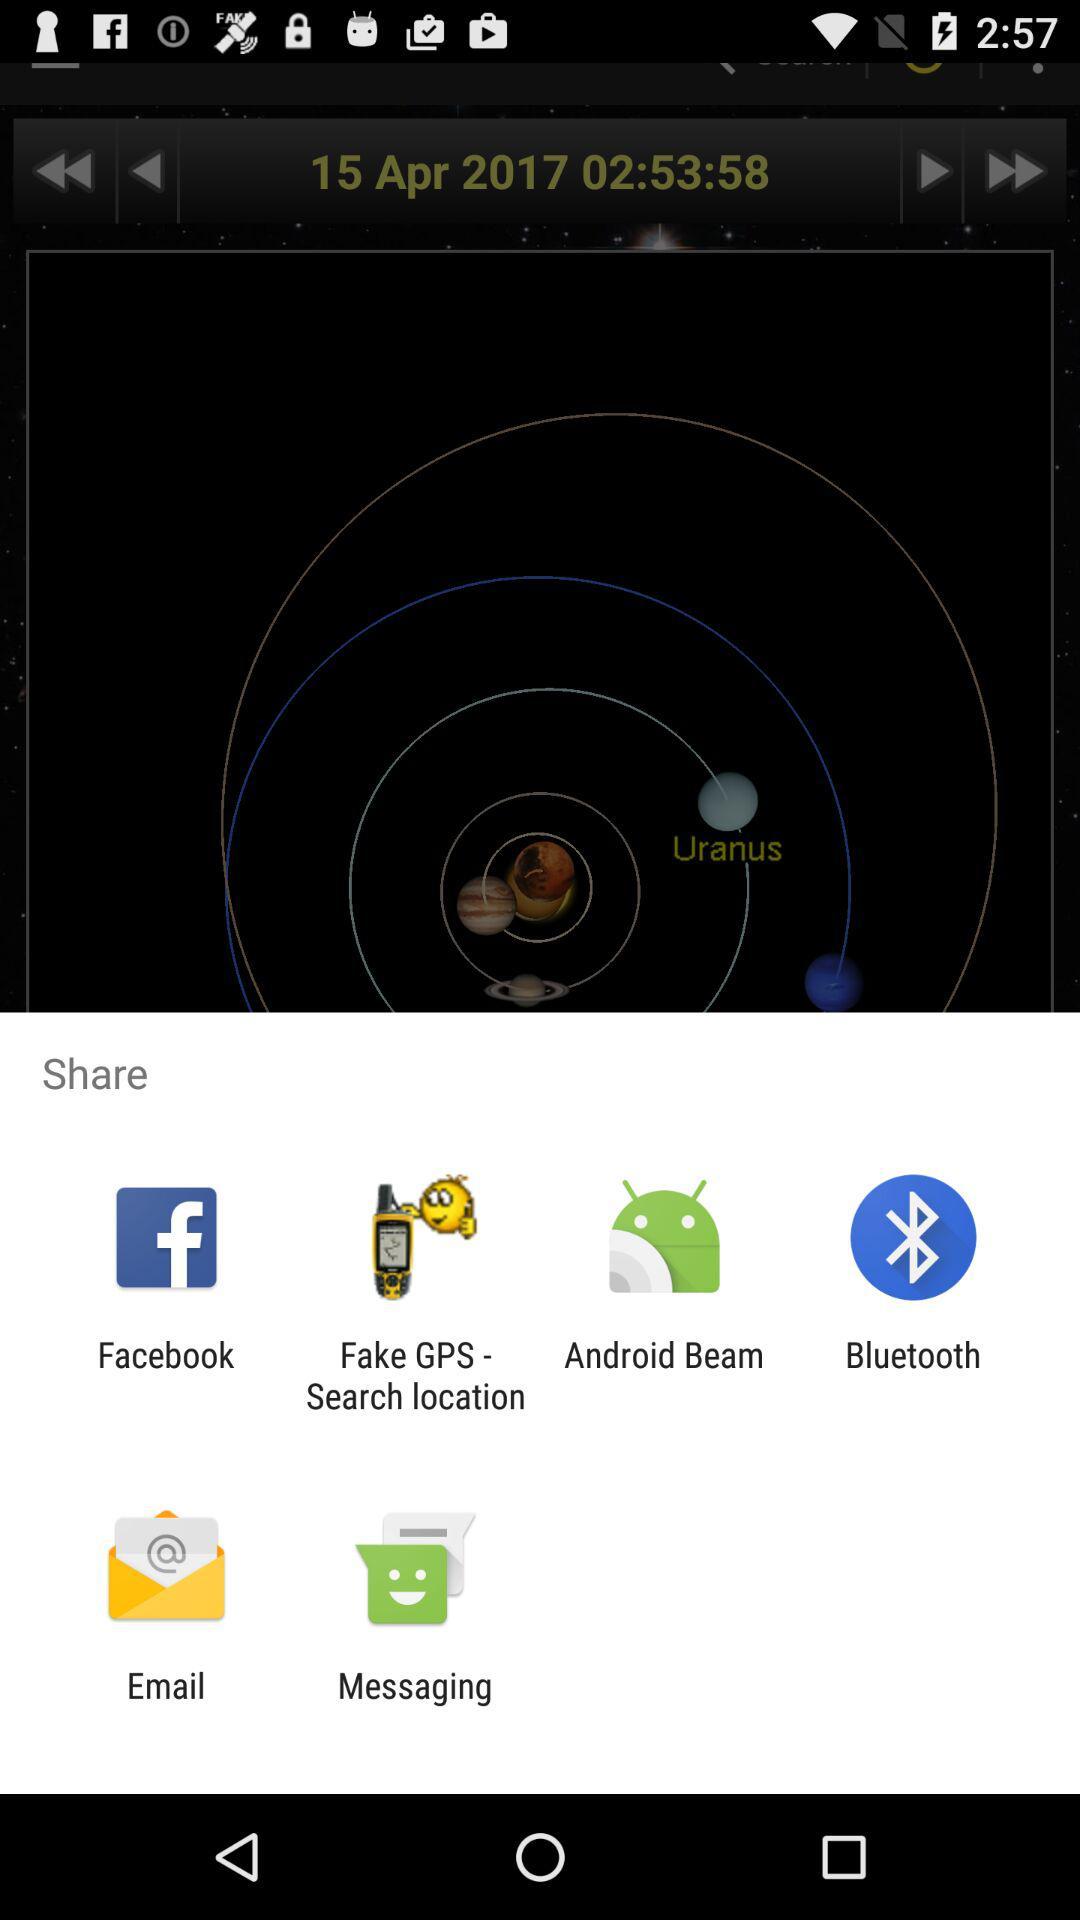 This screenshot has height=1920, width=1080. I want to click on the item to the right of the facebook item, so click(414, 1374).